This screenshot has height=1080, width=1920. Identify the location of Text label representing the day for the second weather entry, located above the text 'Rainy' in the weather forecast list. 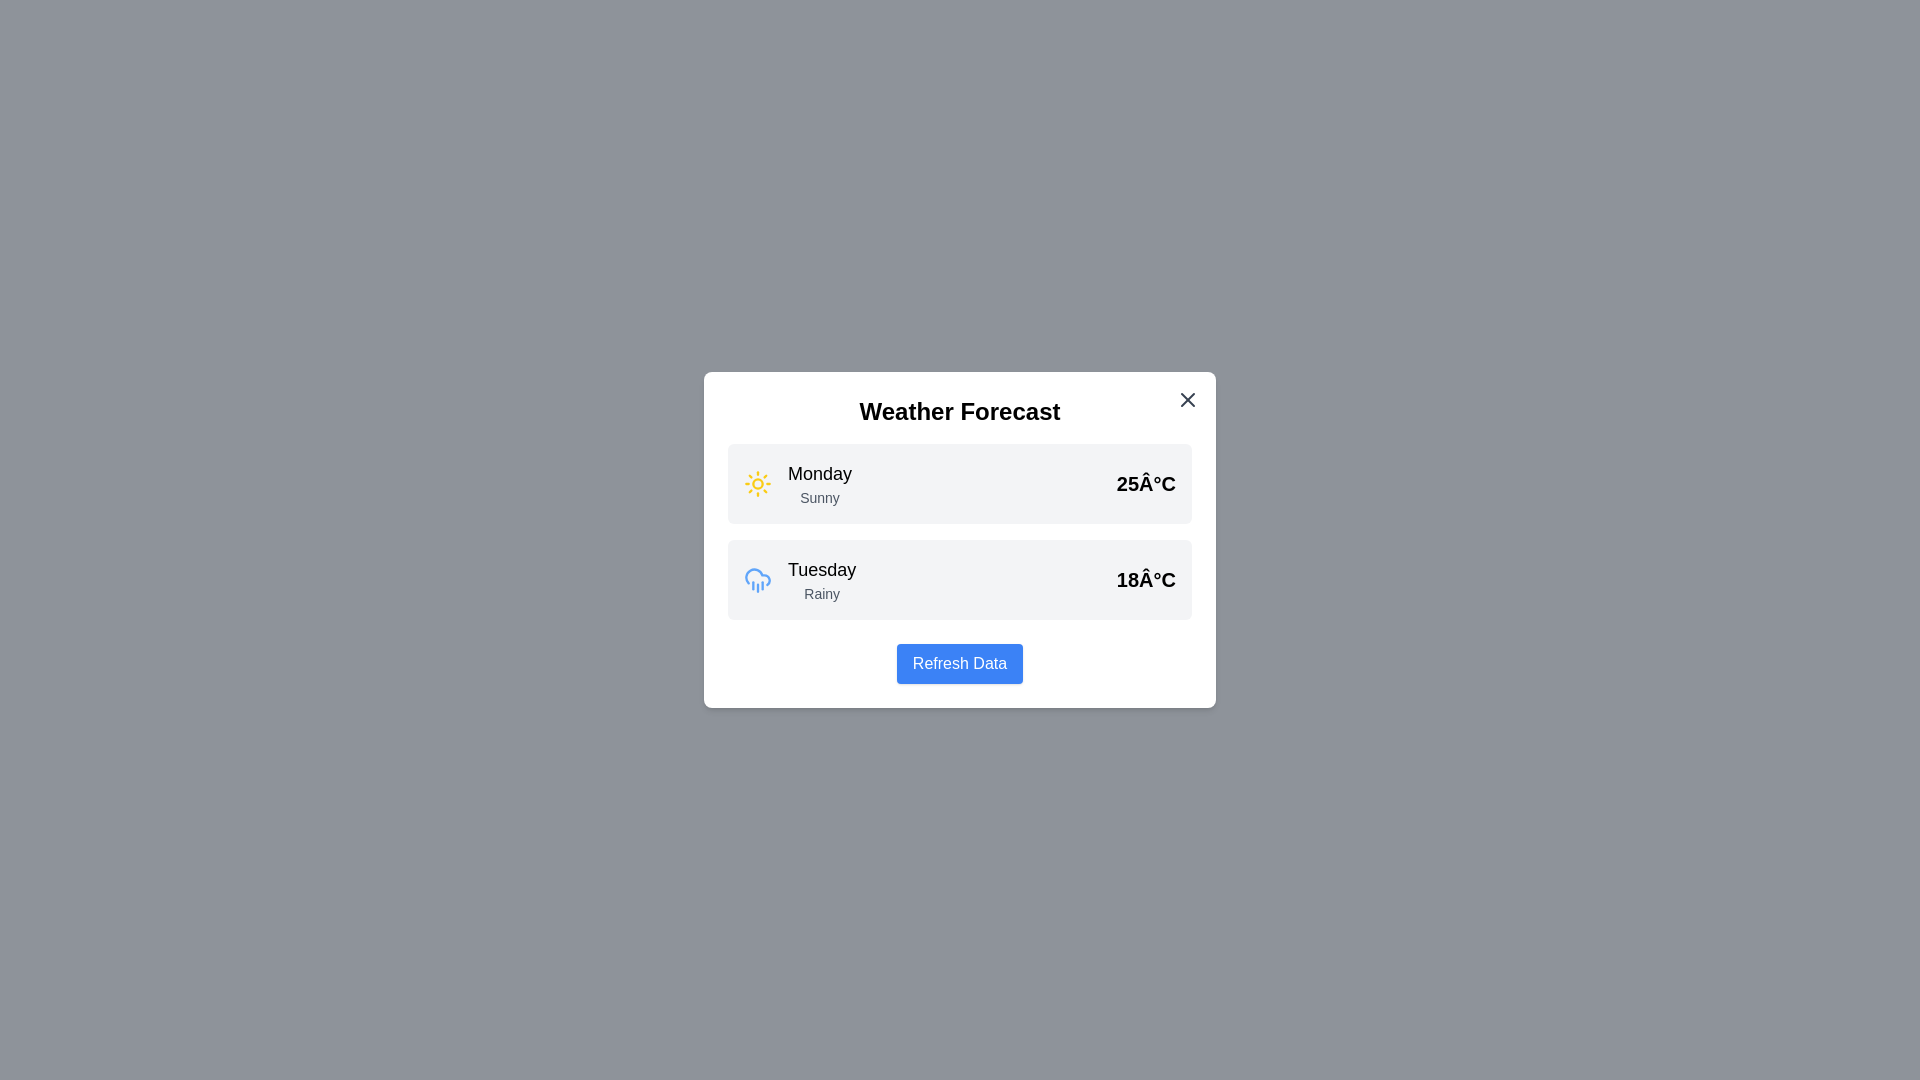
(822, 570).